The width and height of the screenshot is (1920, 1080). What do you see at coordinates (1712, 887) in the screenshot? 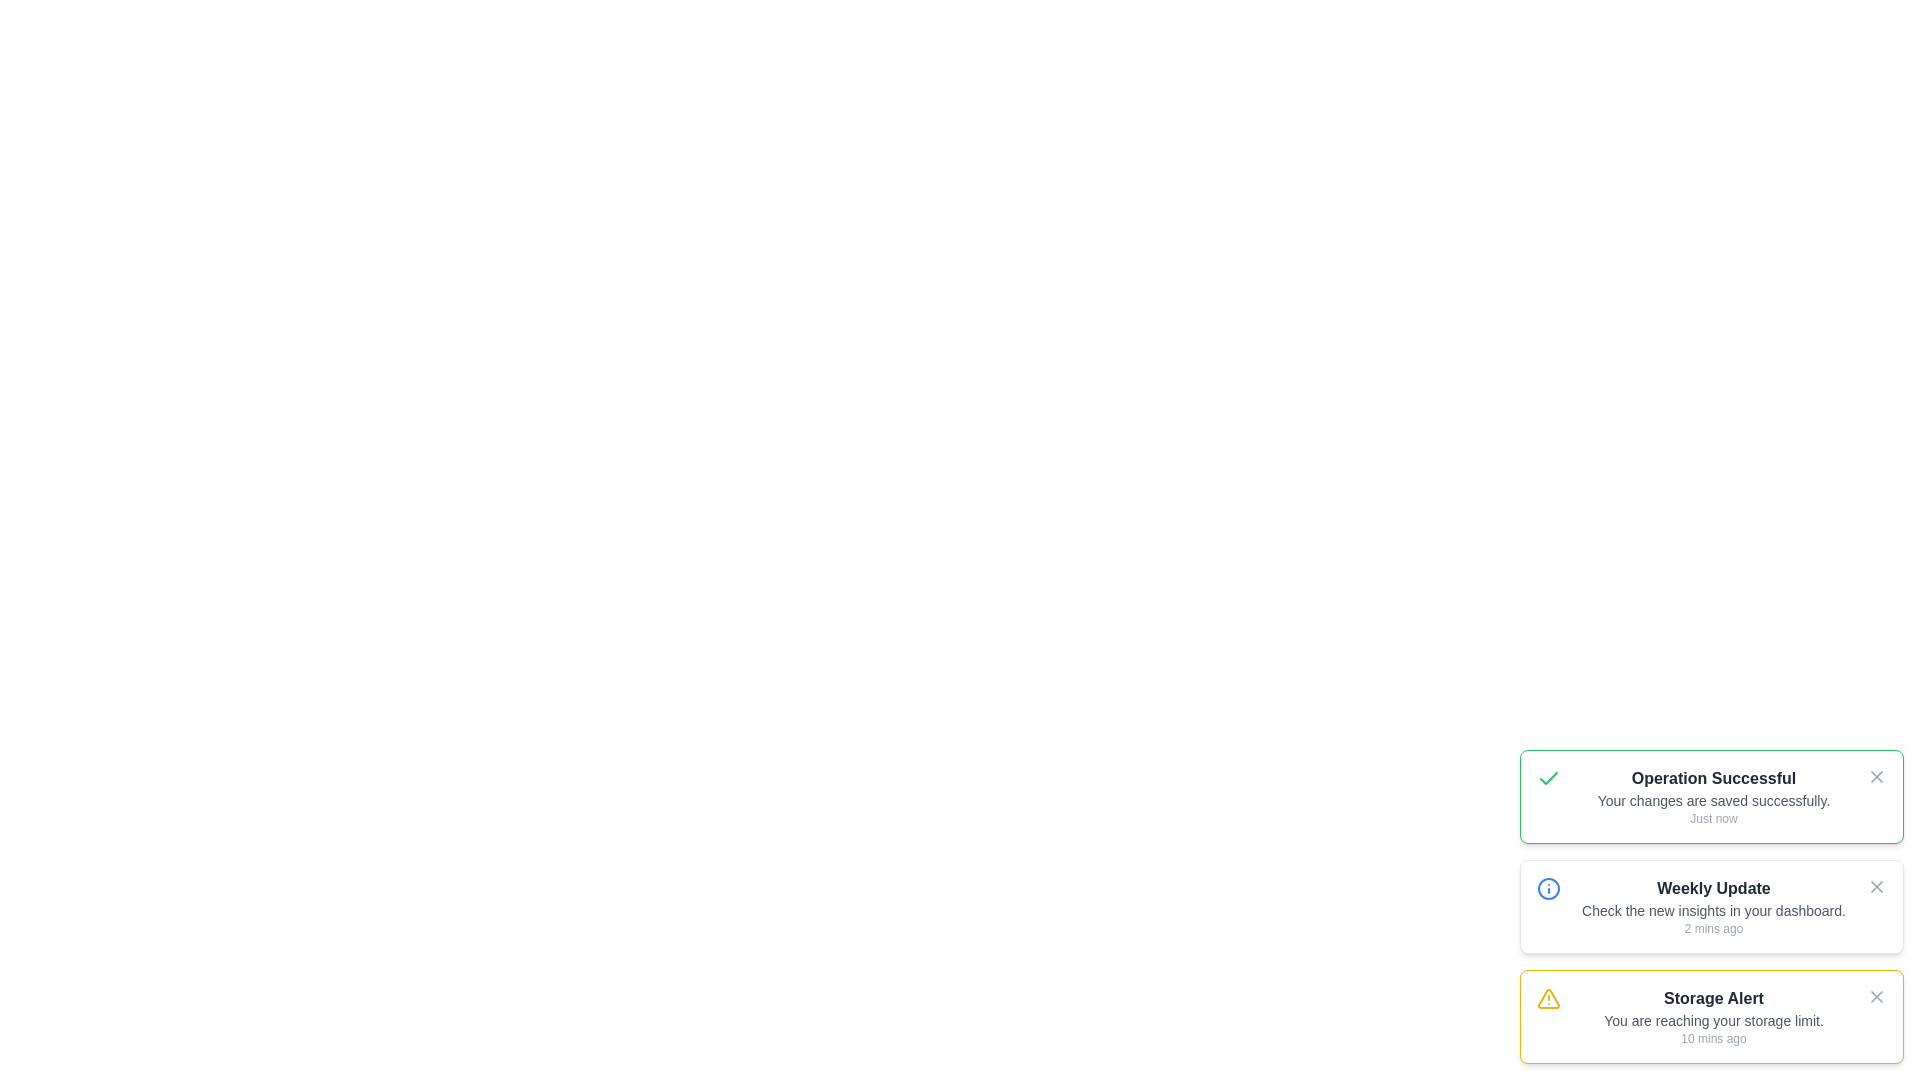
I see `text content of the bolded text label displaying 'Weekly Update' located at the top of the second notification card from the top` at bounding box center [1712, 887].